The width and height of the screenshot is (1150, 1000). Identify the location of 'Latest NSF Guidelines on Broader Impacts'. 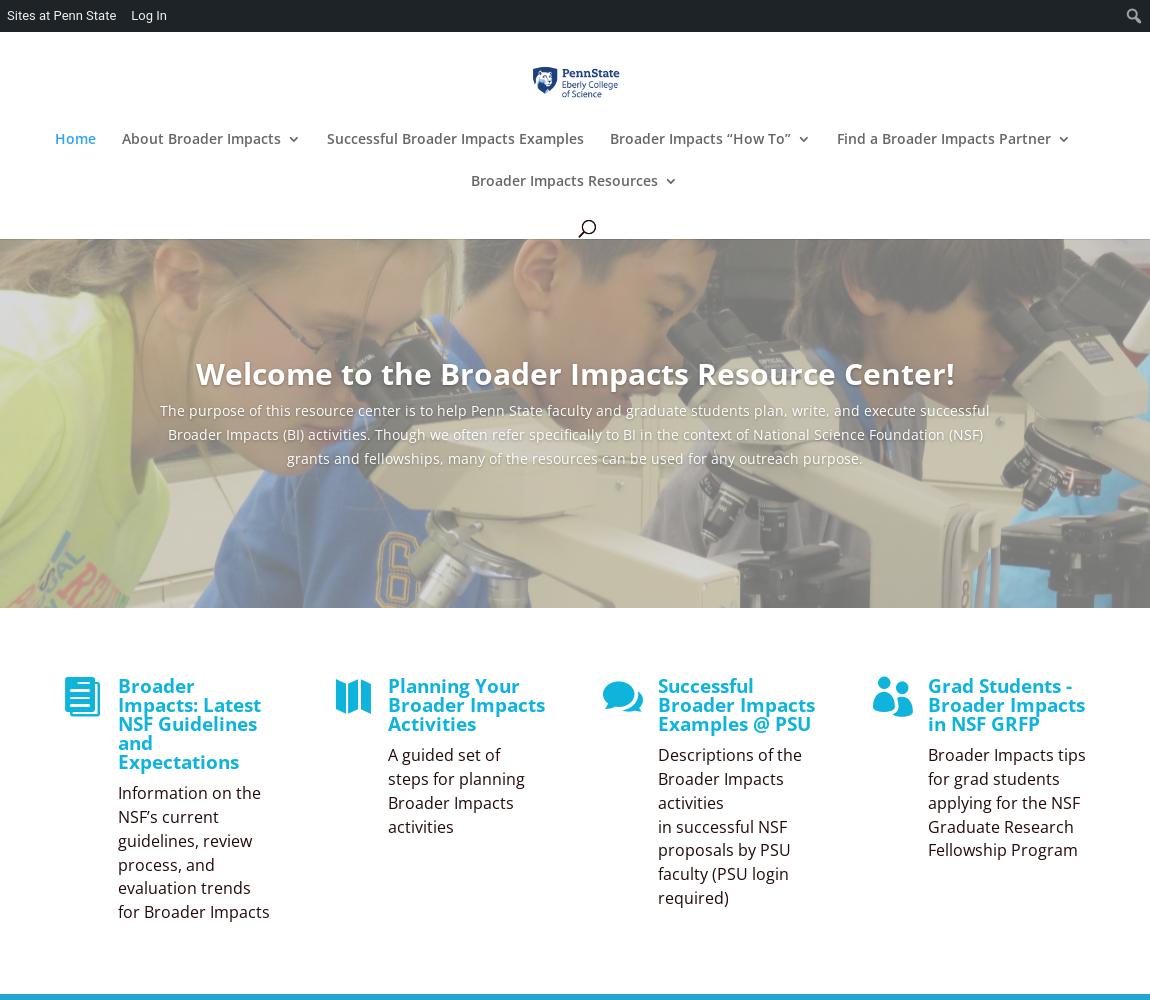
(235, 229).